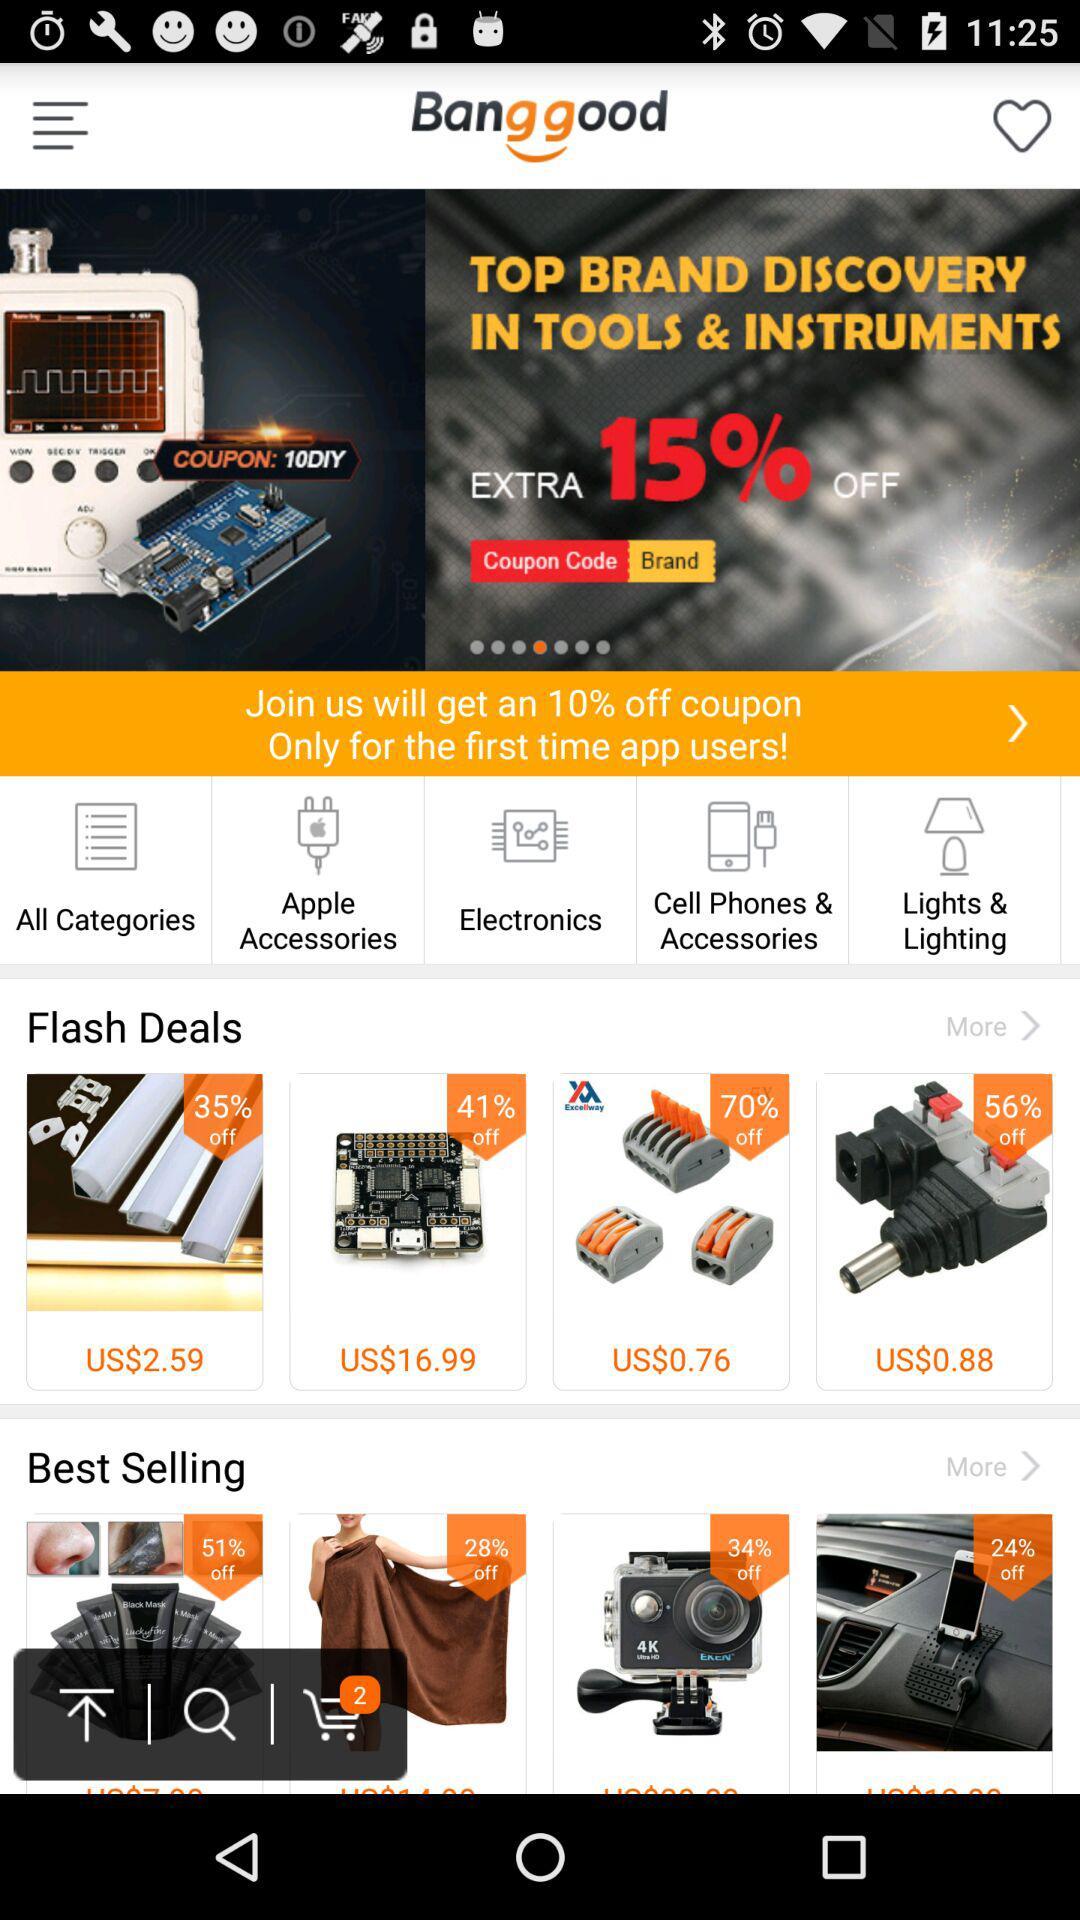  What do you see at coordinates (59, 124) in the screenshot?
I see `menu` at bounding box center [59, 124].